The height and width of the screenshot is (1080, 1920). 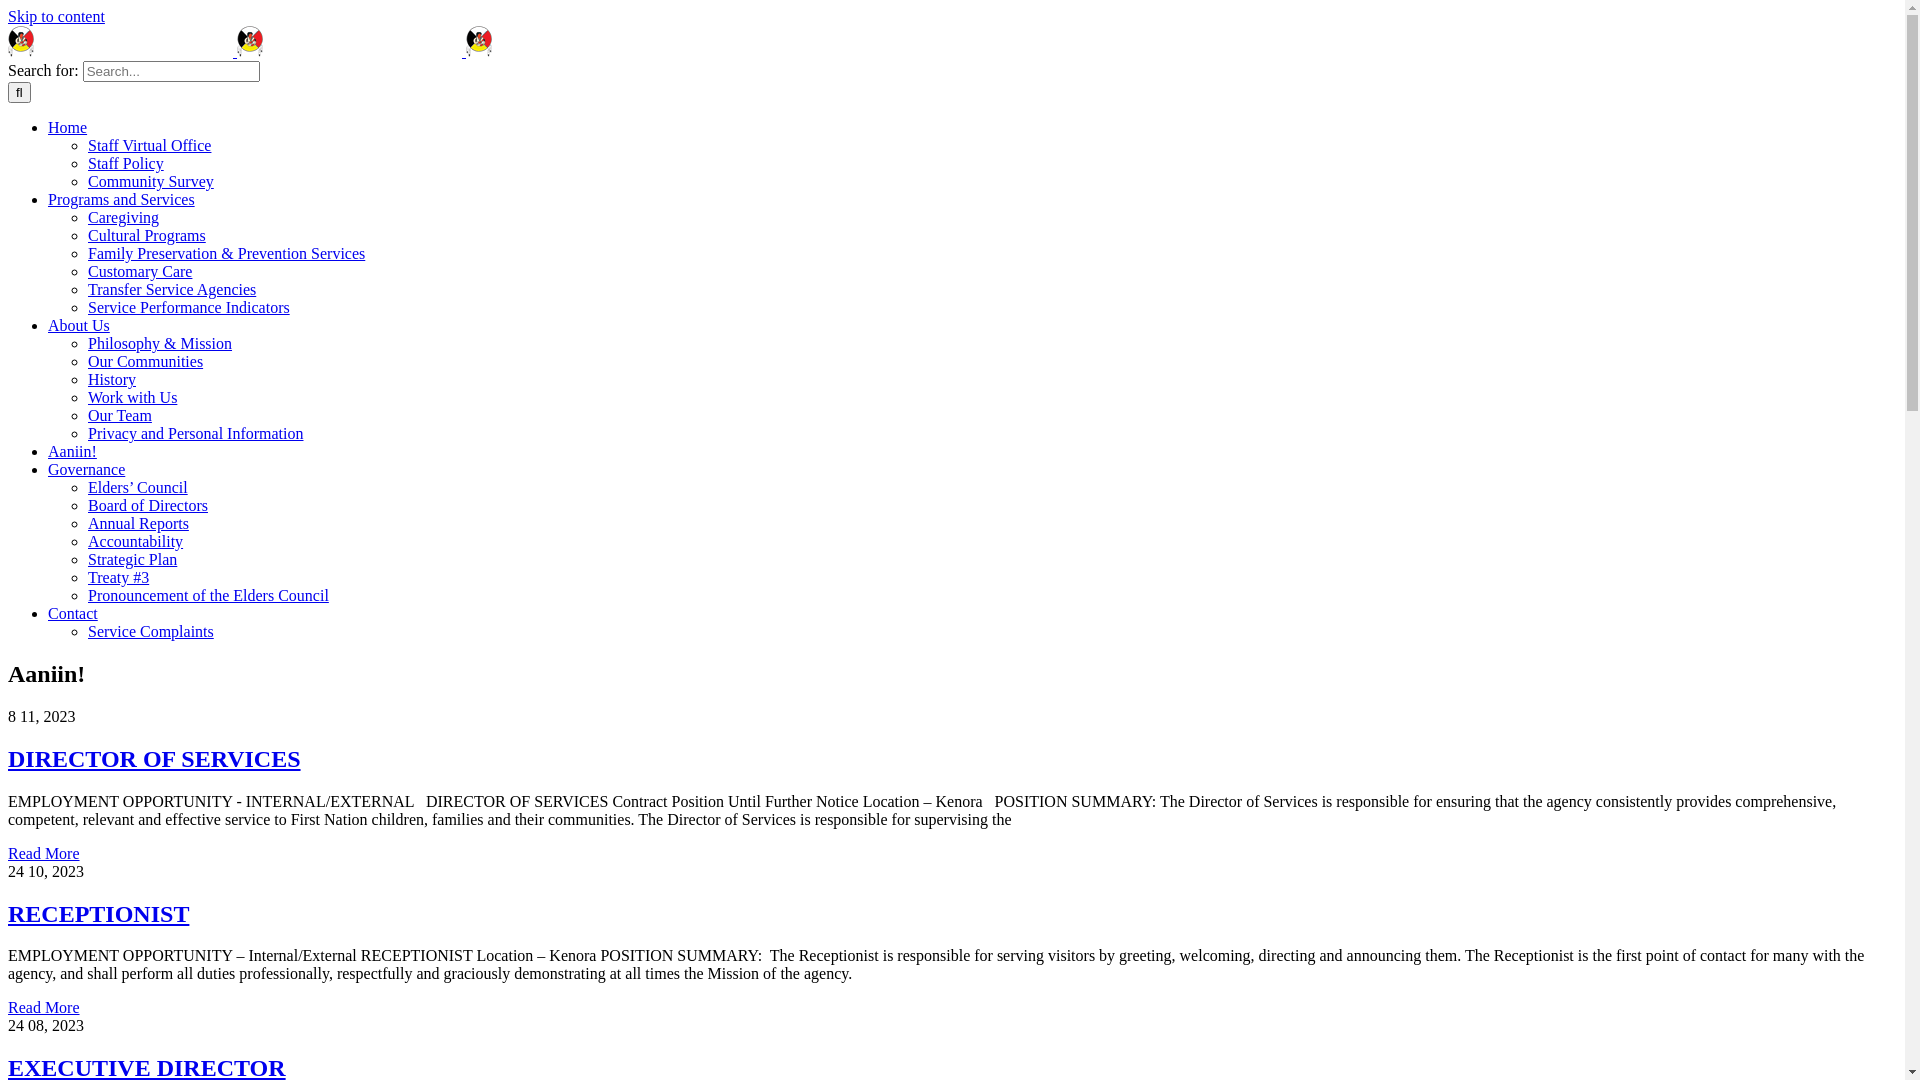 What do you see at coordinates (119, 414) in the screenshot?
I see `'Our Team'` at bounding box center [119, 414].